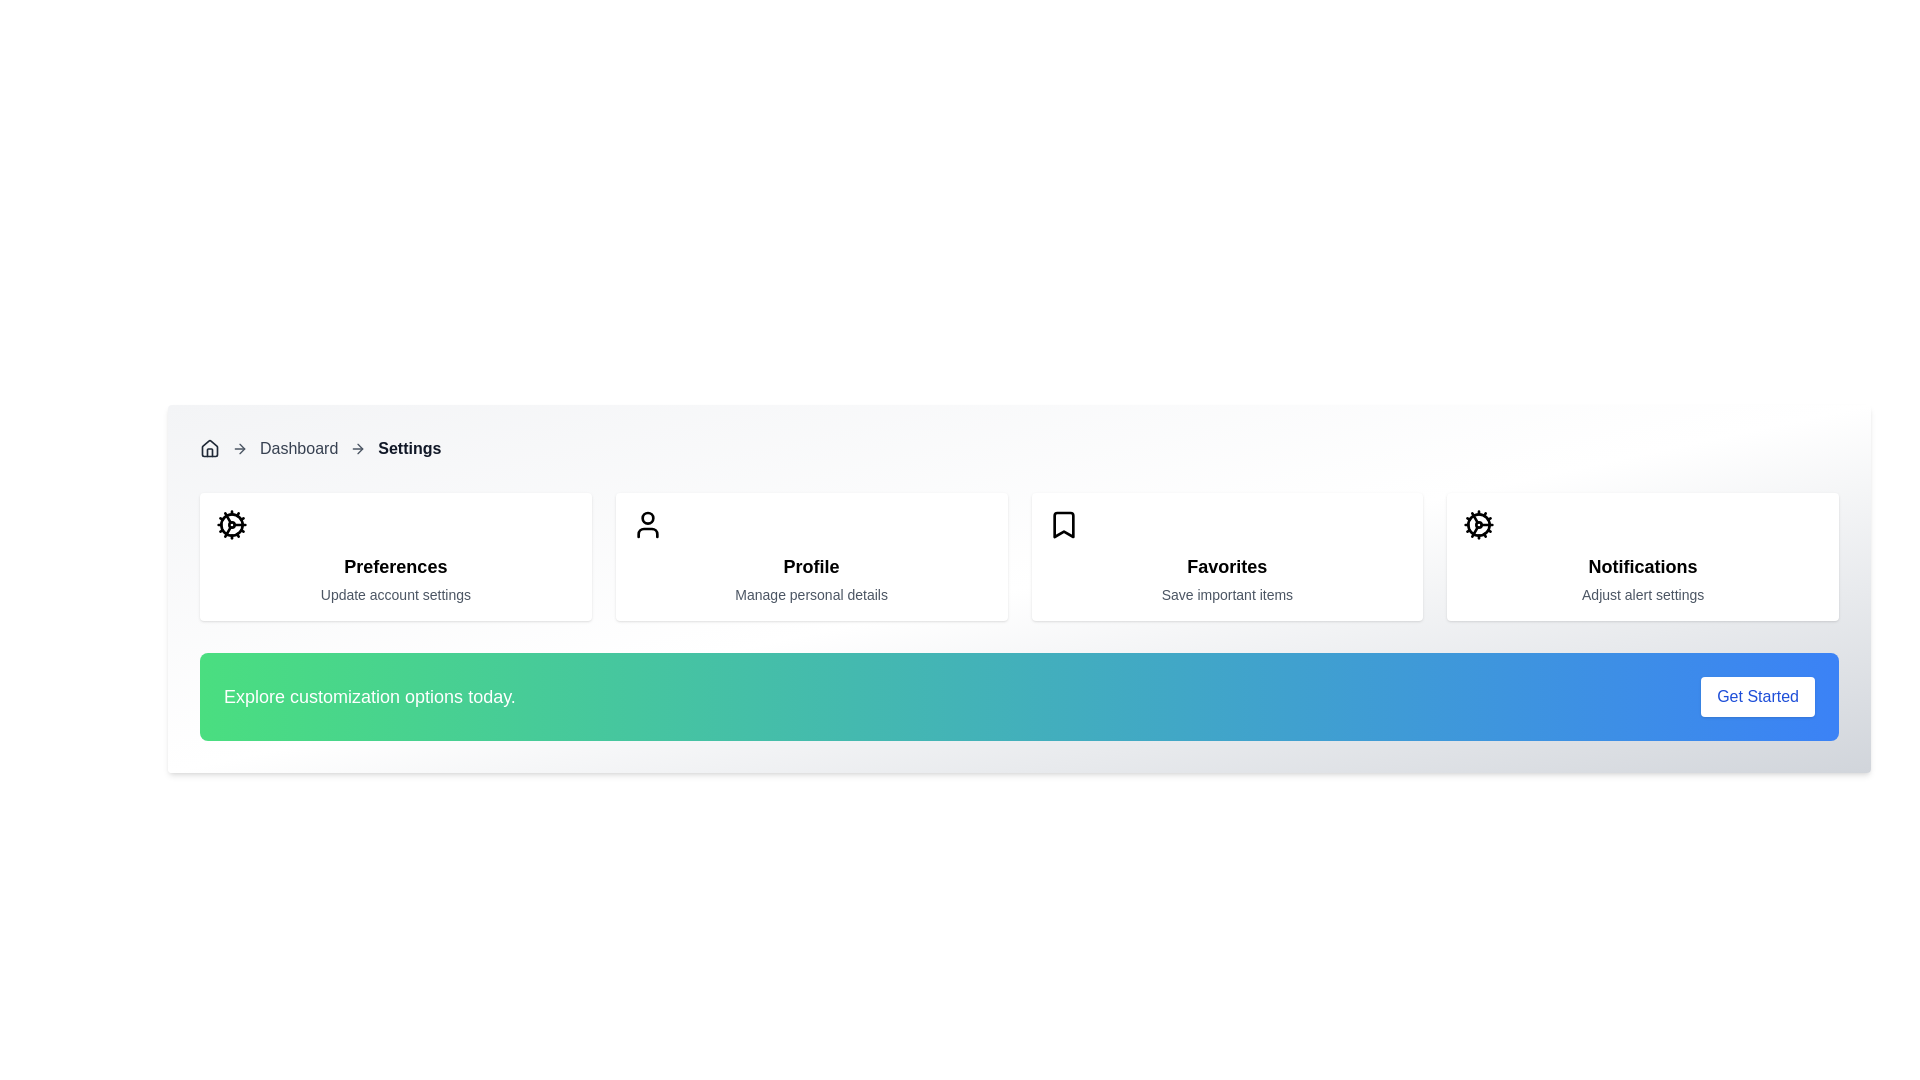  I want to click on the rectangular button with rounded corners that has a white background and blue text saying 'Get Started' to initiate action, so click(1757, 696).